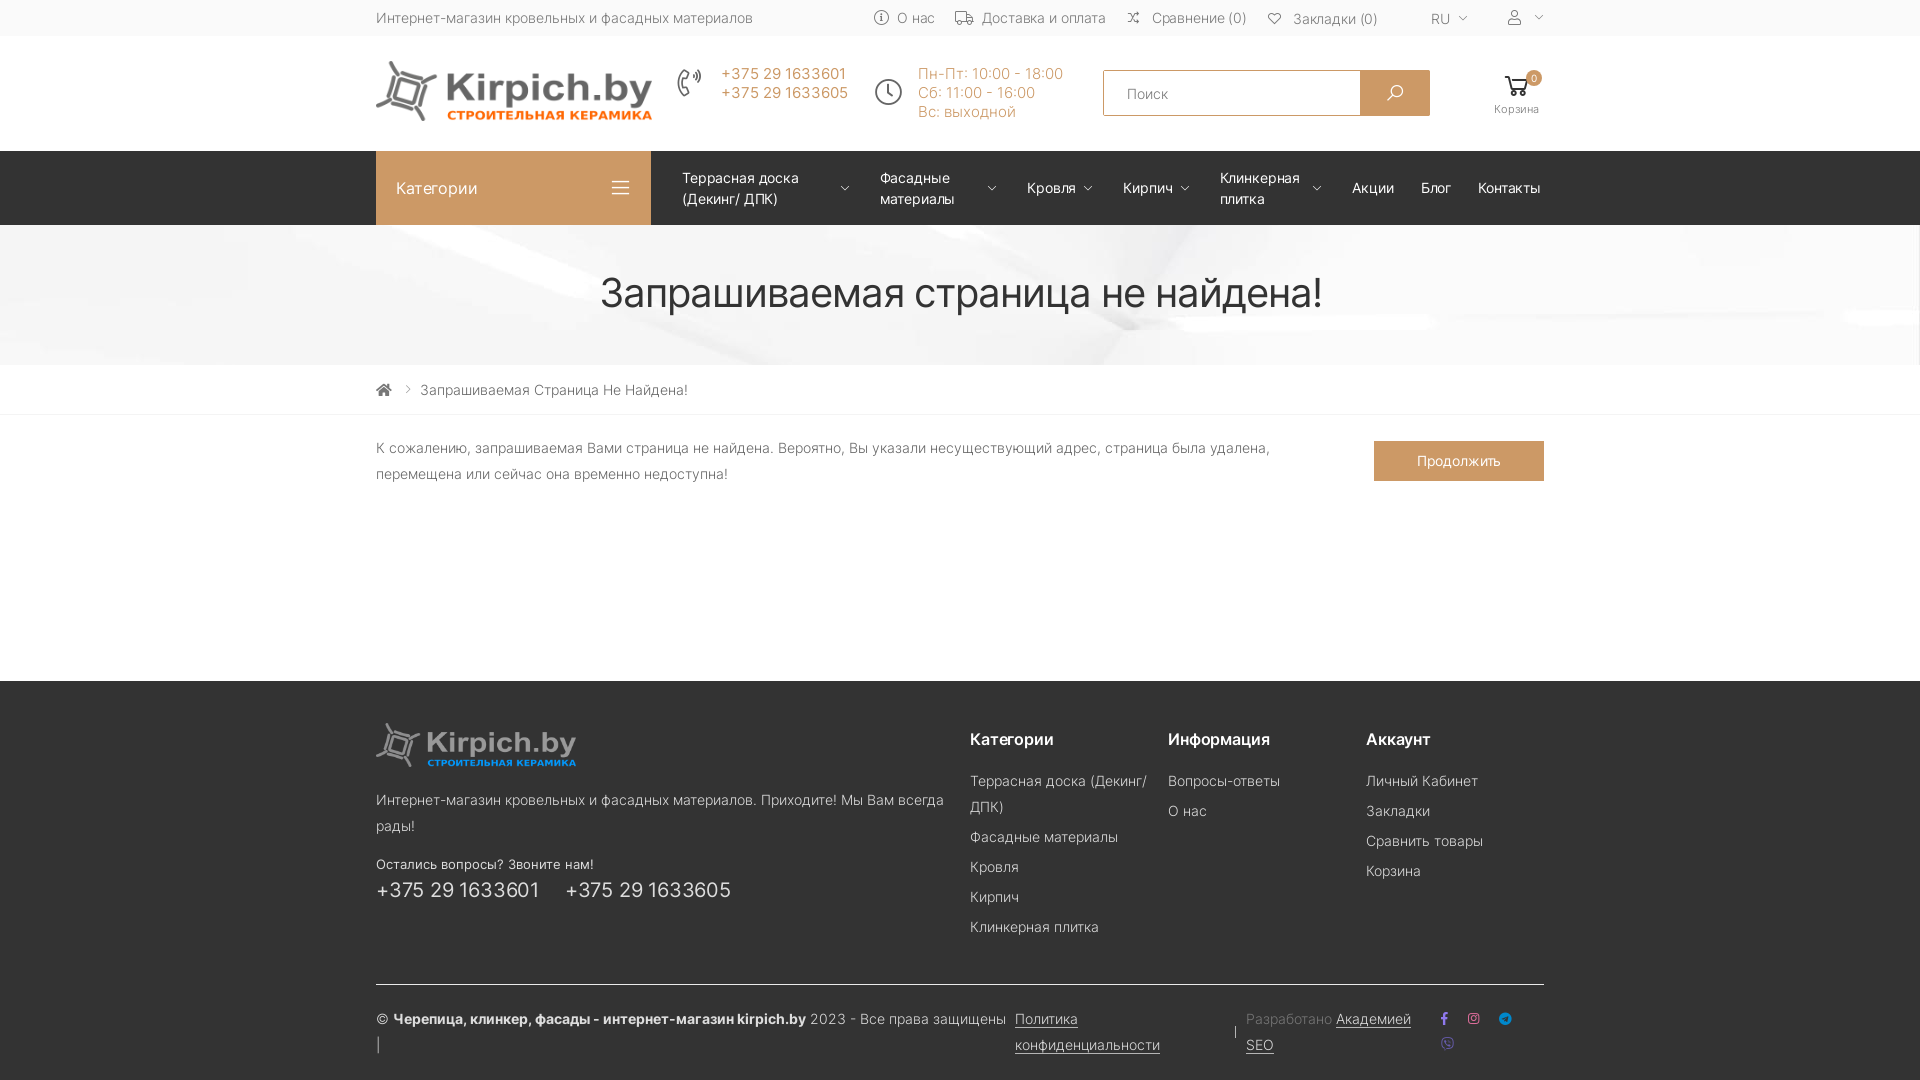 This screenshot has width=1920, height=1080. I want to click on '+375 29 1633605', so click(720, 93).